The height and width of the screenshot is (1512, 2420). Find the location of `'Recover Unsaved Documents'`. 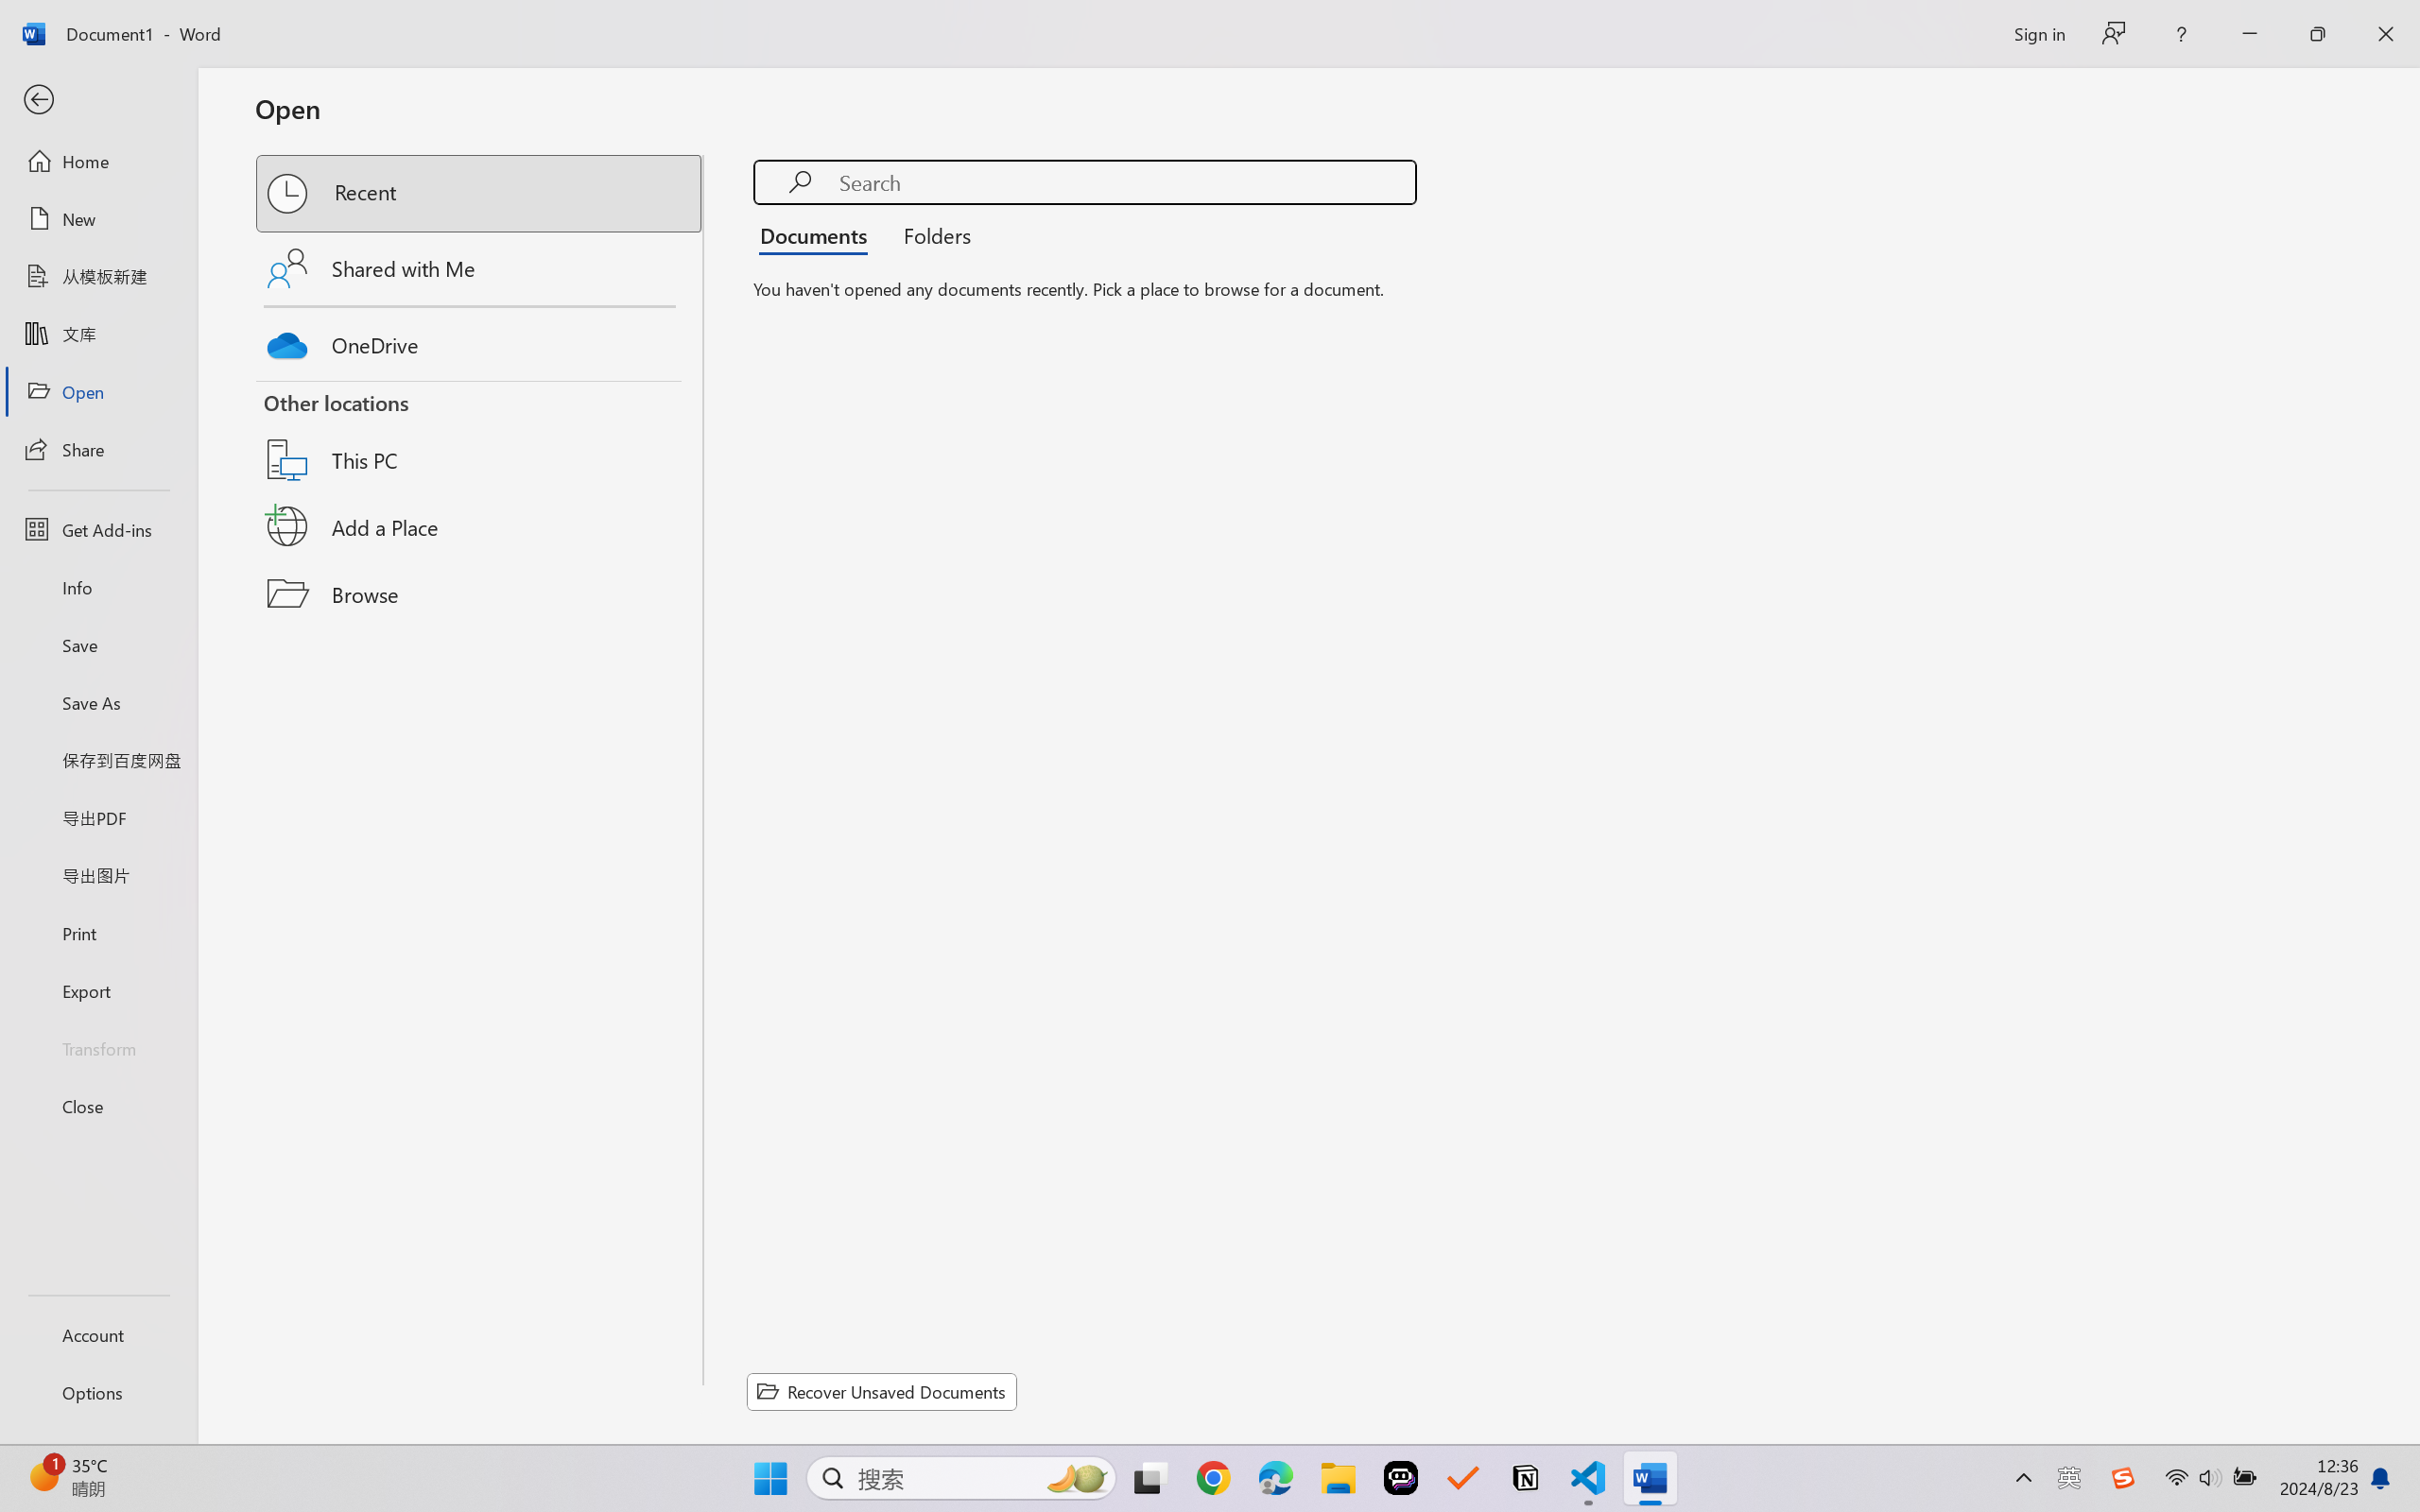

'Recover Unsaved Documents' is located at coordinates (882, 1391).